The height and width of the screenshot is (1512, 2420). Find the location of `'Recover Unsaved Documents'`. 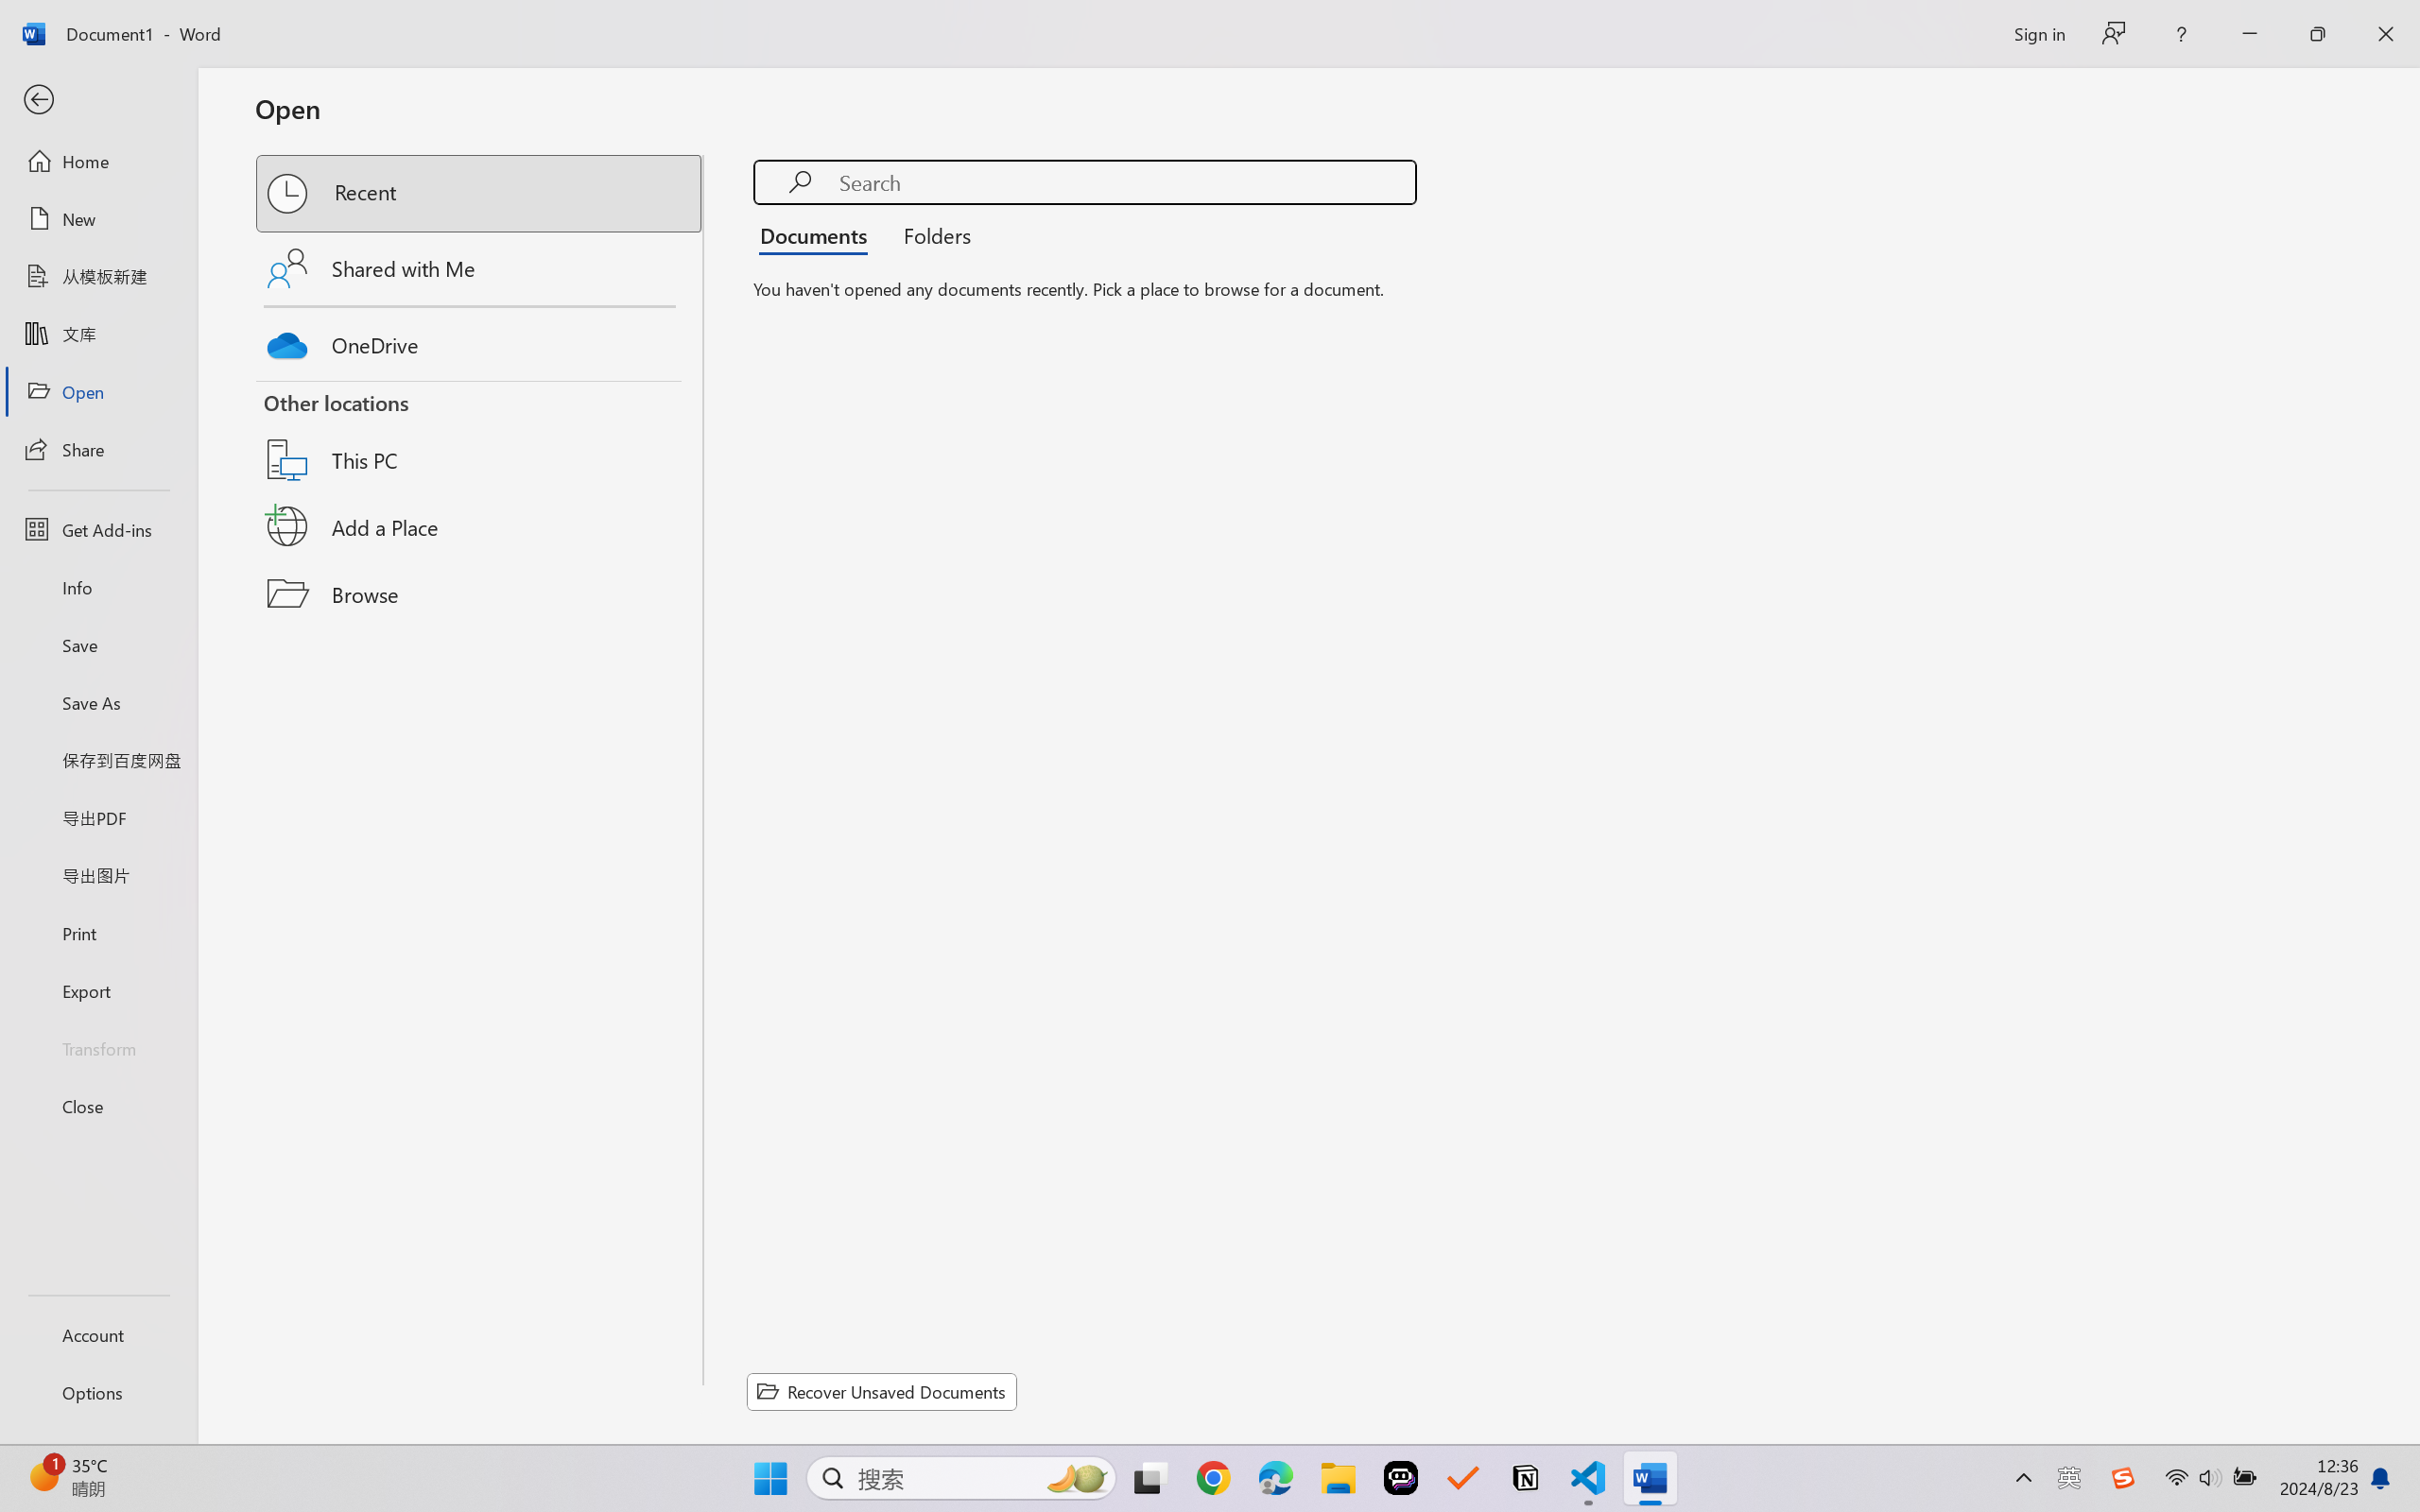

'Recover Unsaved Documents' is located at coordinates (882, 1391).